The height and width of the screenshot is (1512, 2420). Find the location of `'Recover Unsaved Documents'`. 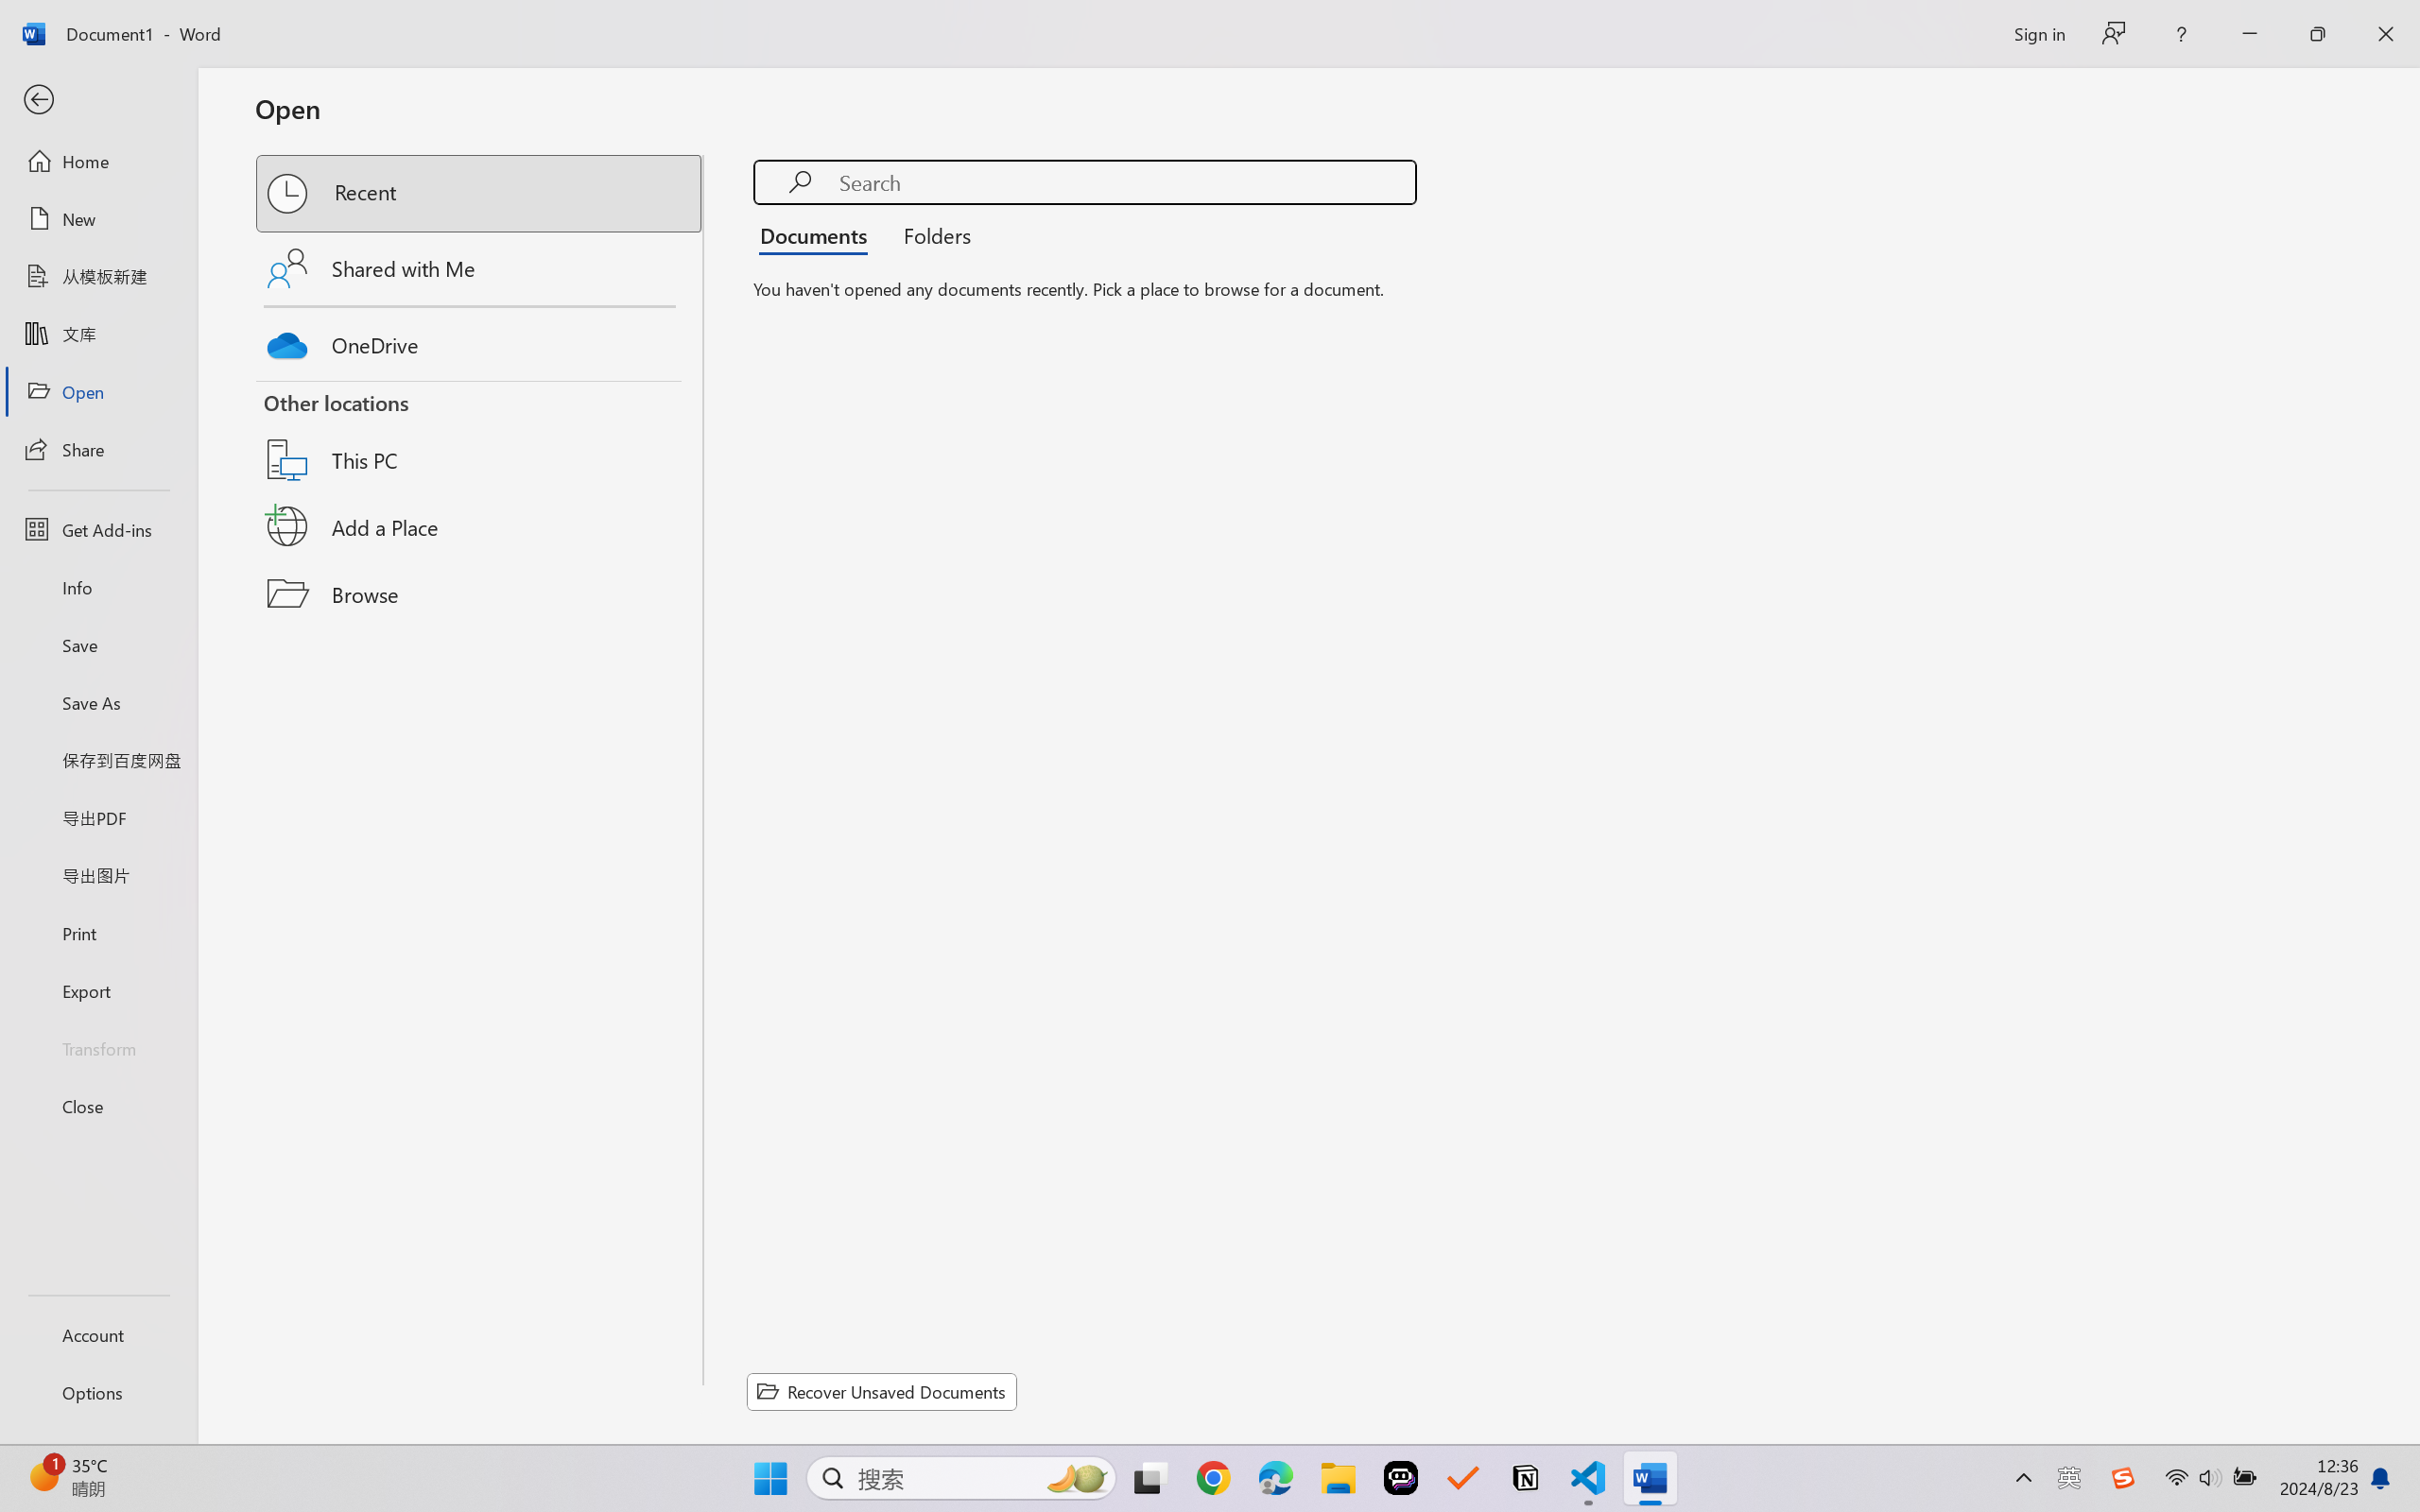

'Recover Unsaved Documents' is located at coordinates (882, 1391).